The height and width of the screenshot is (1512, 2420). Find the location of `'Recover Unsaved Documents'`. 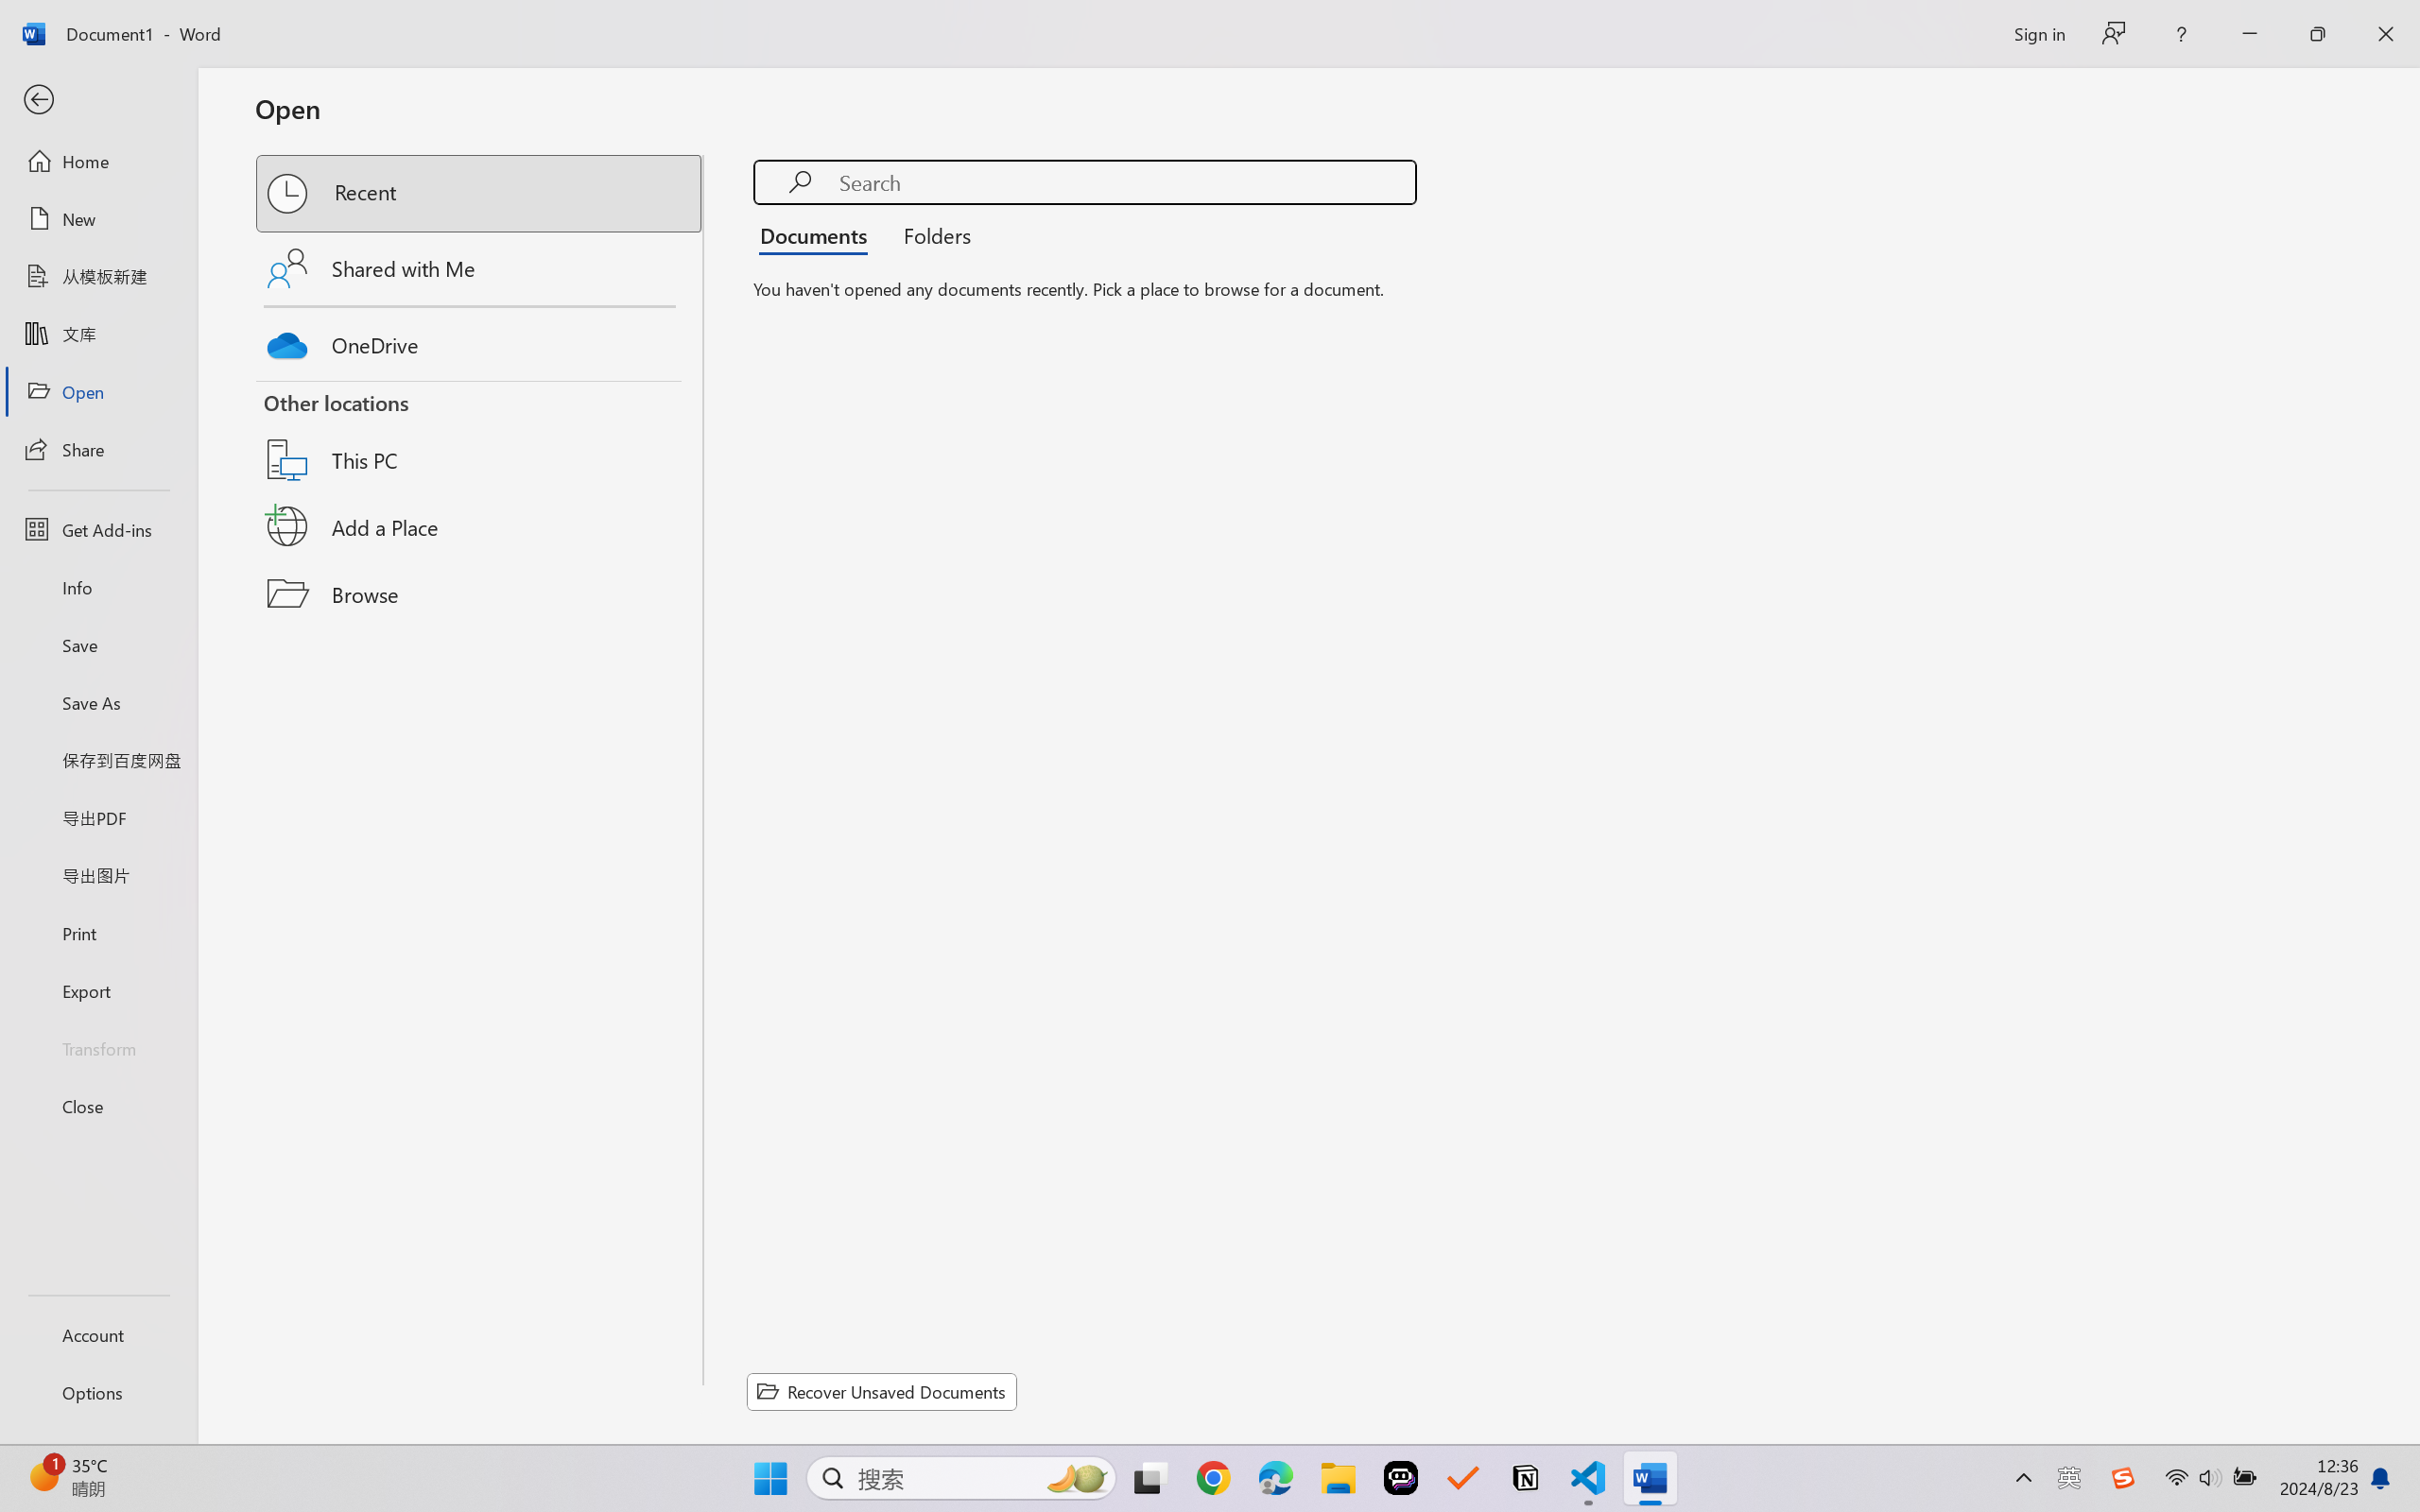

'Recover Unsaved Documents' is located at coordinates (882, 1391).